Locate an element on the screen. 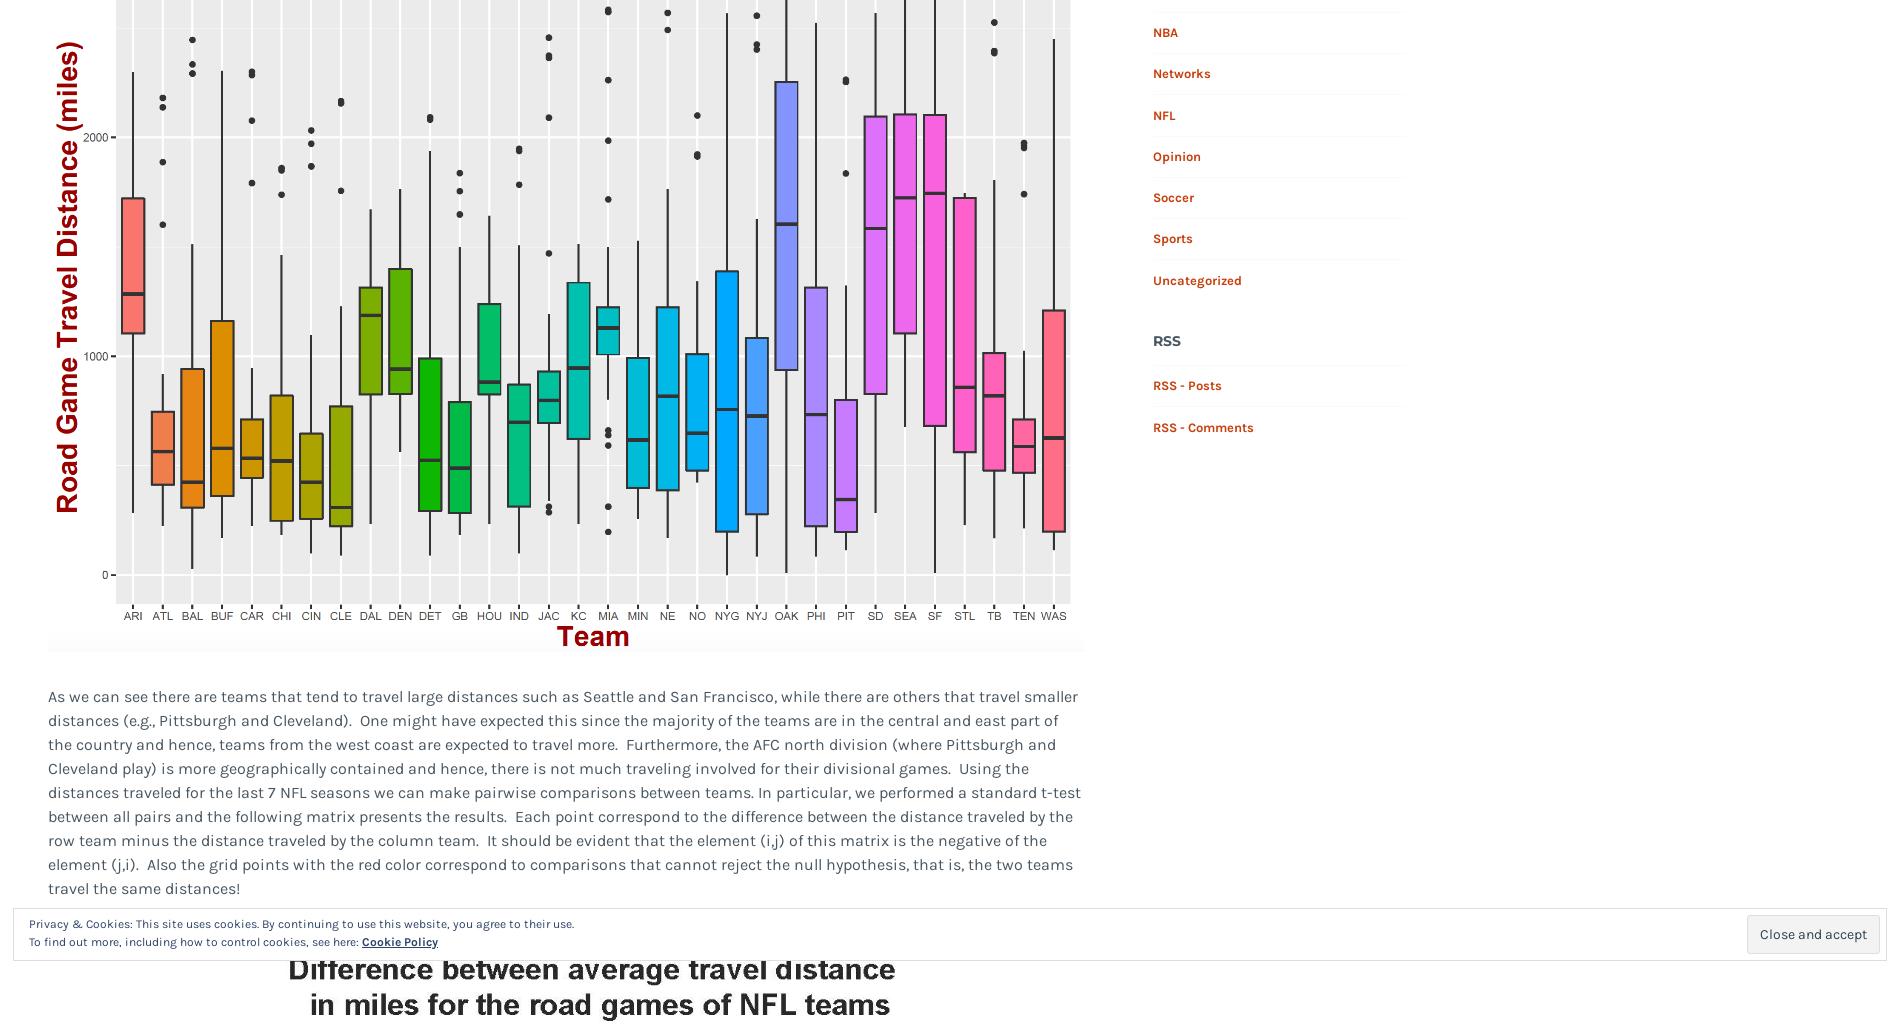  'Cookie Policy' is located at coordinates (360, 941).